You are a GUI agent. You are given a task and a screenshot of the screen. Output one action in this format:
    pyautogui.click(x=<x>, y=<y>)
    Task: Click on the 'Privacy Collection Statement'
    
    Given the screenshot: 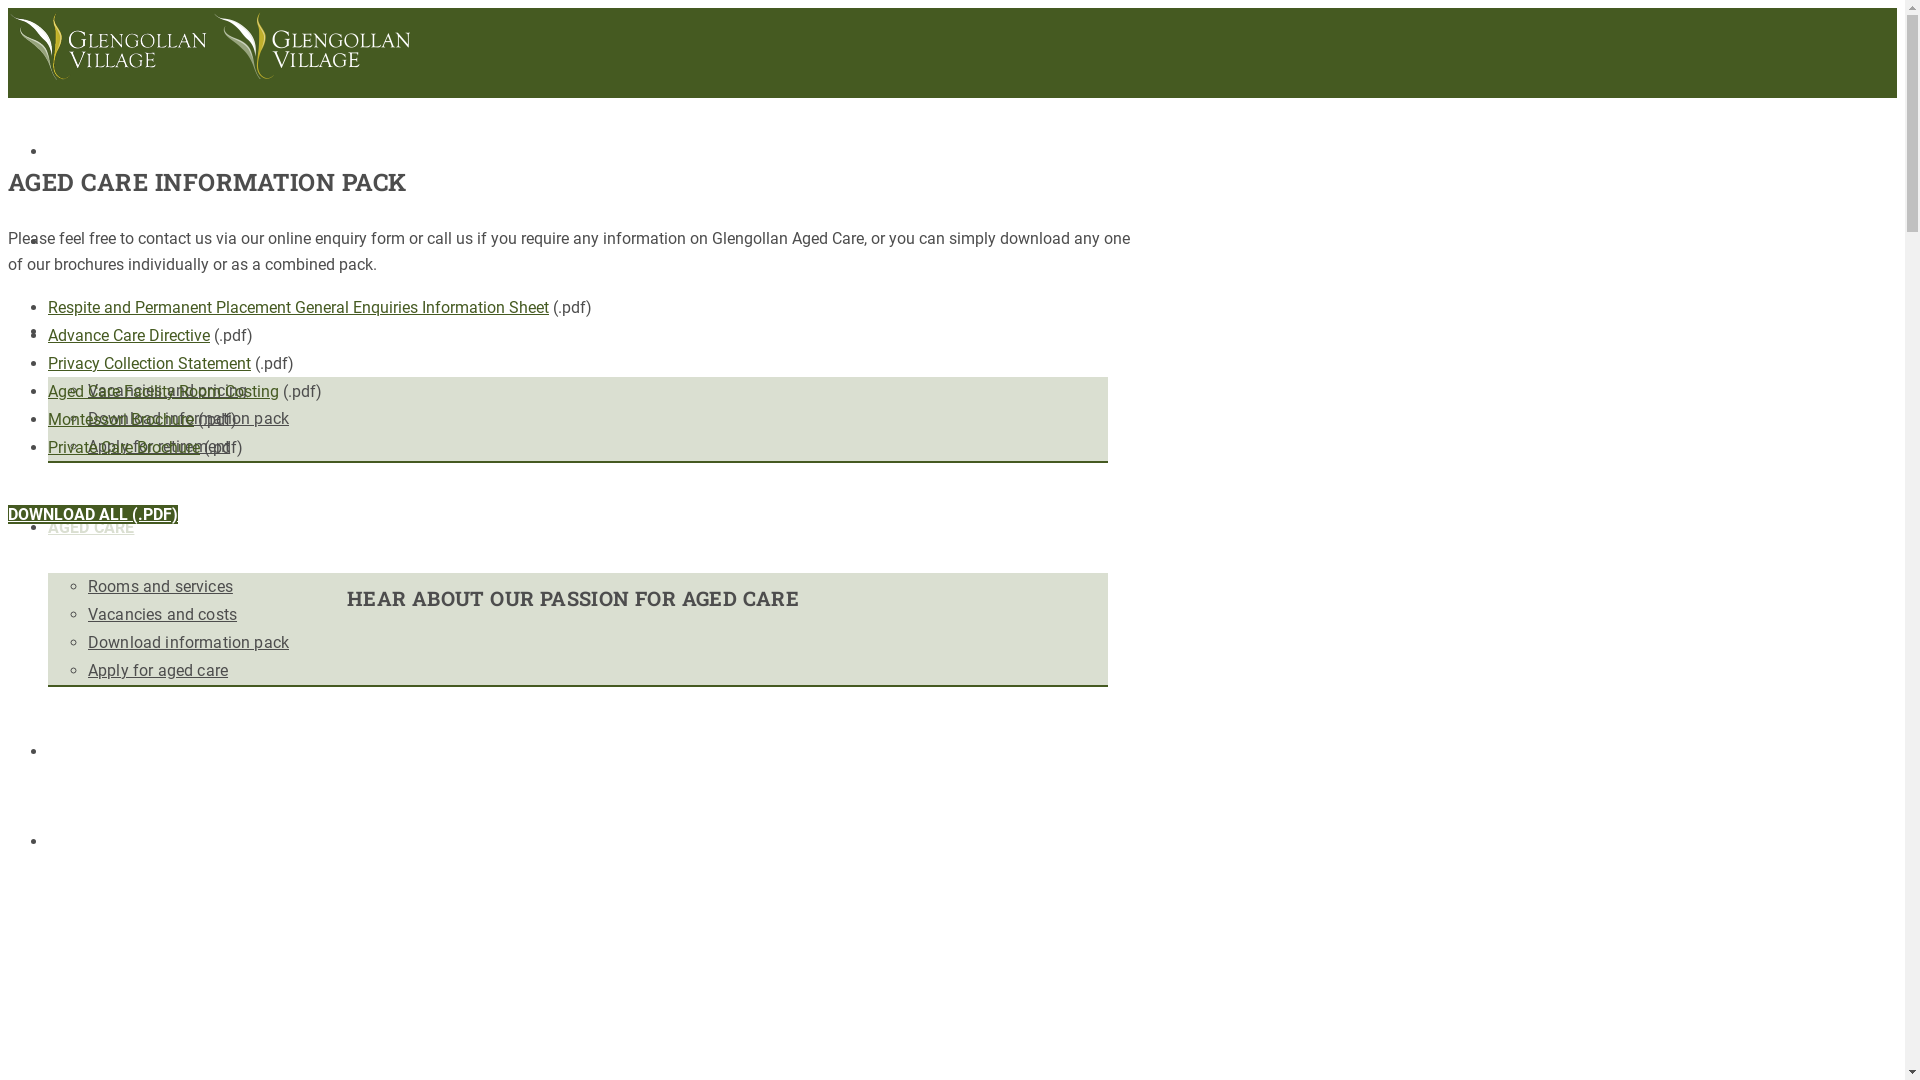 What is the action you would take?
    pyautogui.click(x=148, y=363)
    